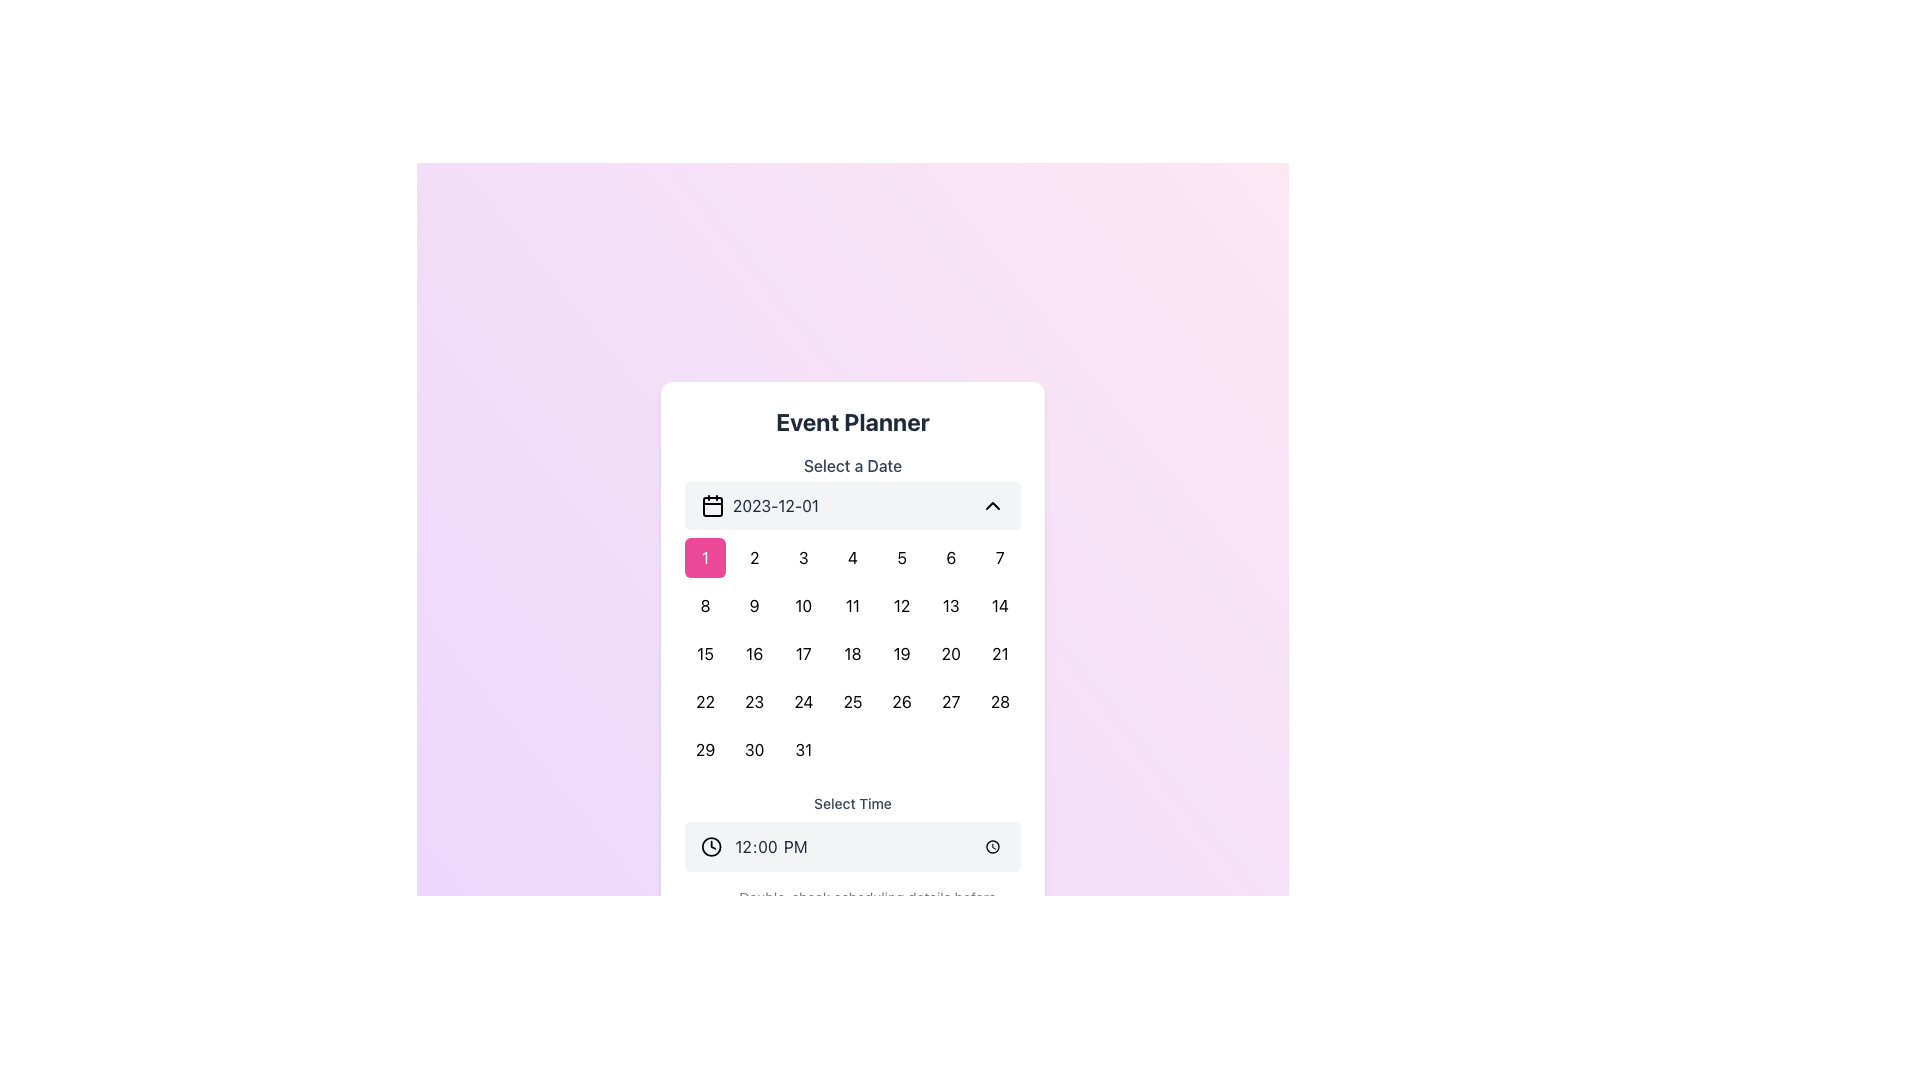 Image resolution: width=1920 pixels, height=1080 pixels. Describe the element at coordinates (711, 847) in the screenshot. I see `the black circular SVG element that is part of the clock icon in the 'Select Time' section, located to the left of the '12:00 PM' time selection input field` at that location.